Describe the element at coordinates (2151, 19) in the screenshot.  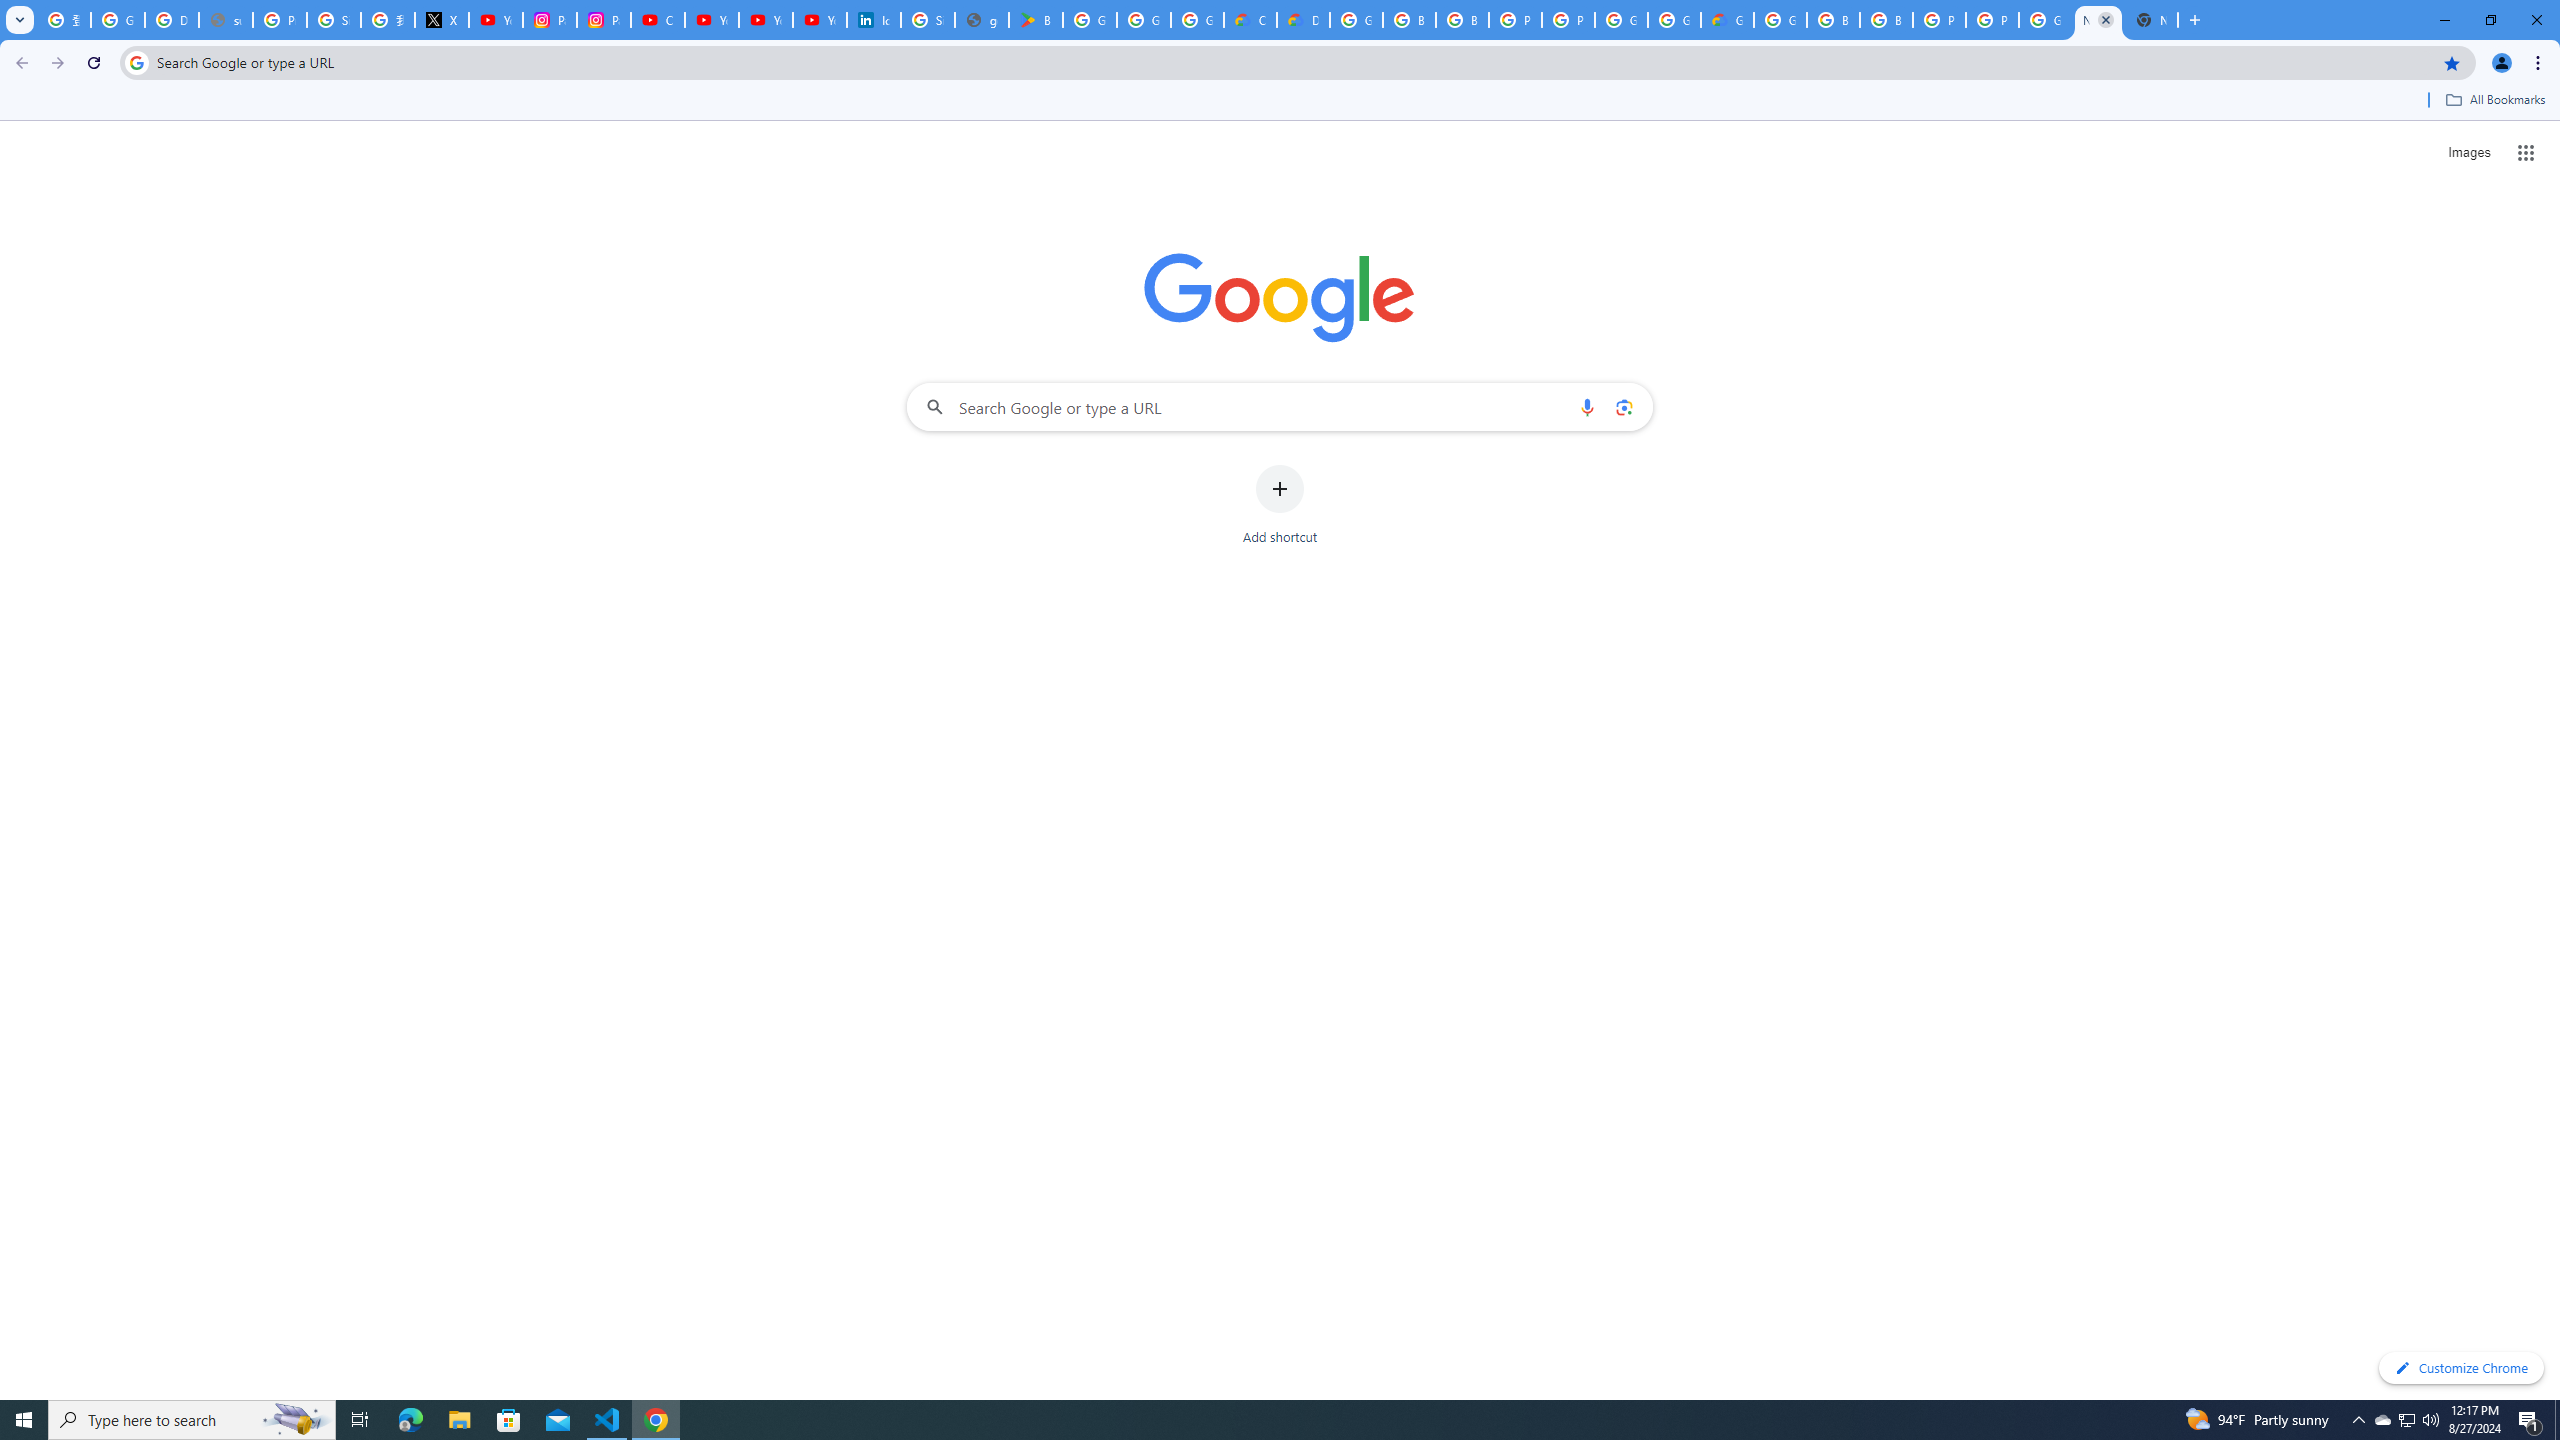
I see `'New Tab'` at that location.